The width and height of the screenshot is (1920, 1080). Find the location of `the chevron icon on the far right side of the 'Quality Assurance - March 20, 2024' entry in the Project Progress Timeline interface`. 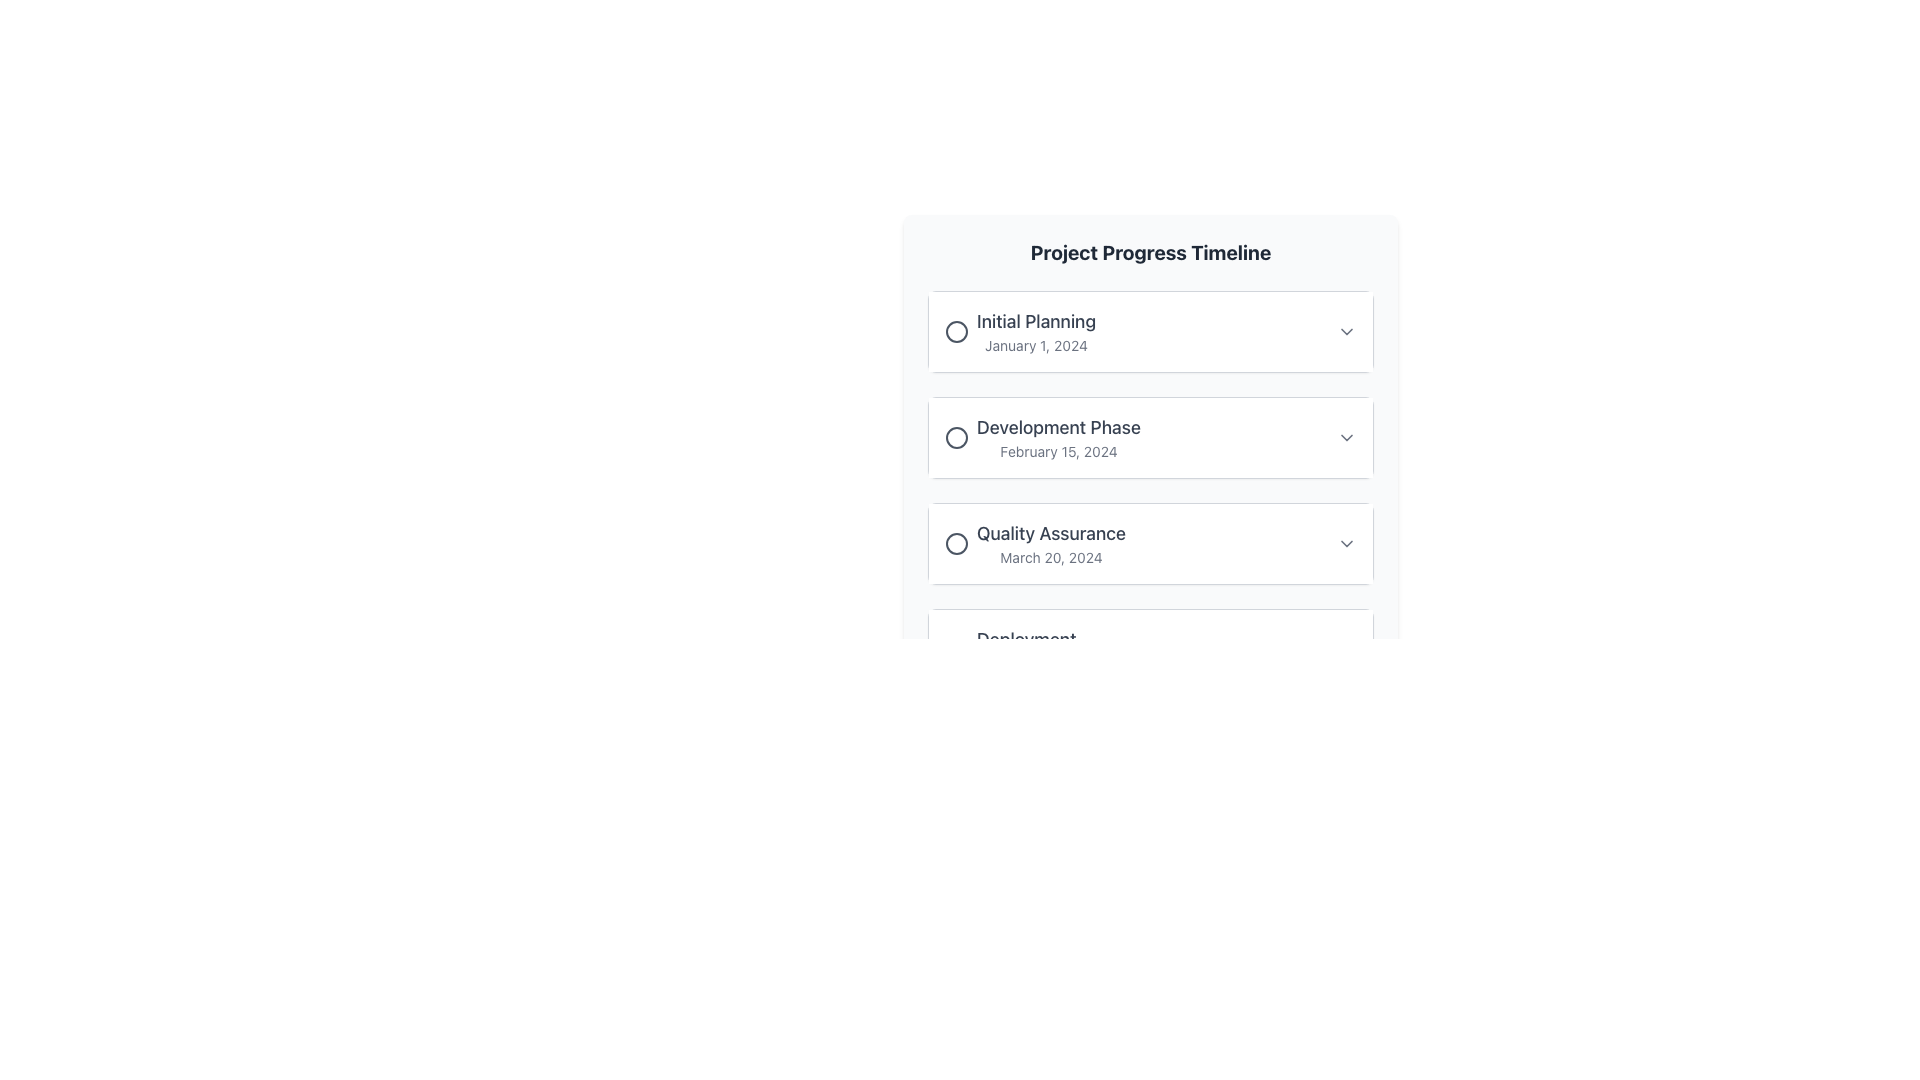

the chevron icon on the far right side of the 'Quality Assurance - March 20, 2024' entry in the Project Progress Timeline interface is located at coordinates (1347, 543).